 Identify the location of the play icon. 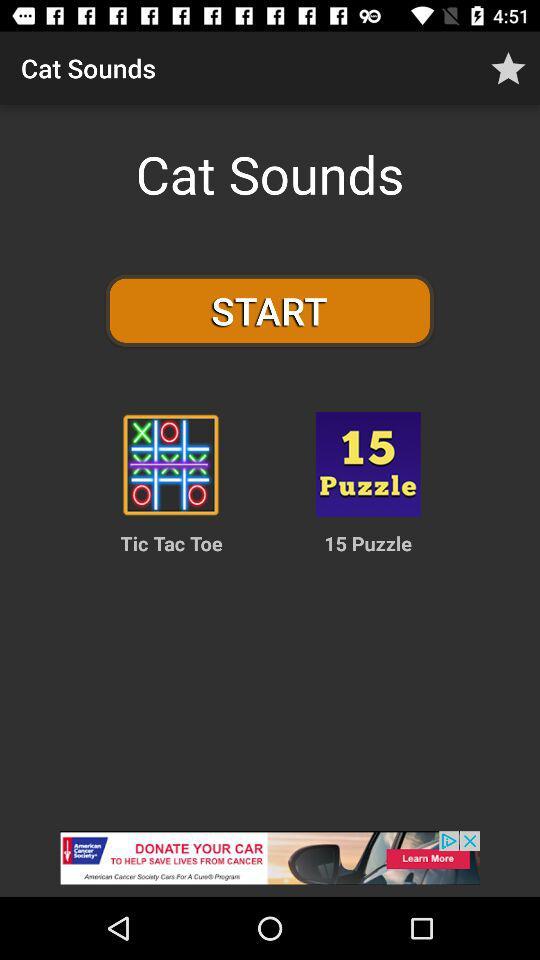
(171, 464).